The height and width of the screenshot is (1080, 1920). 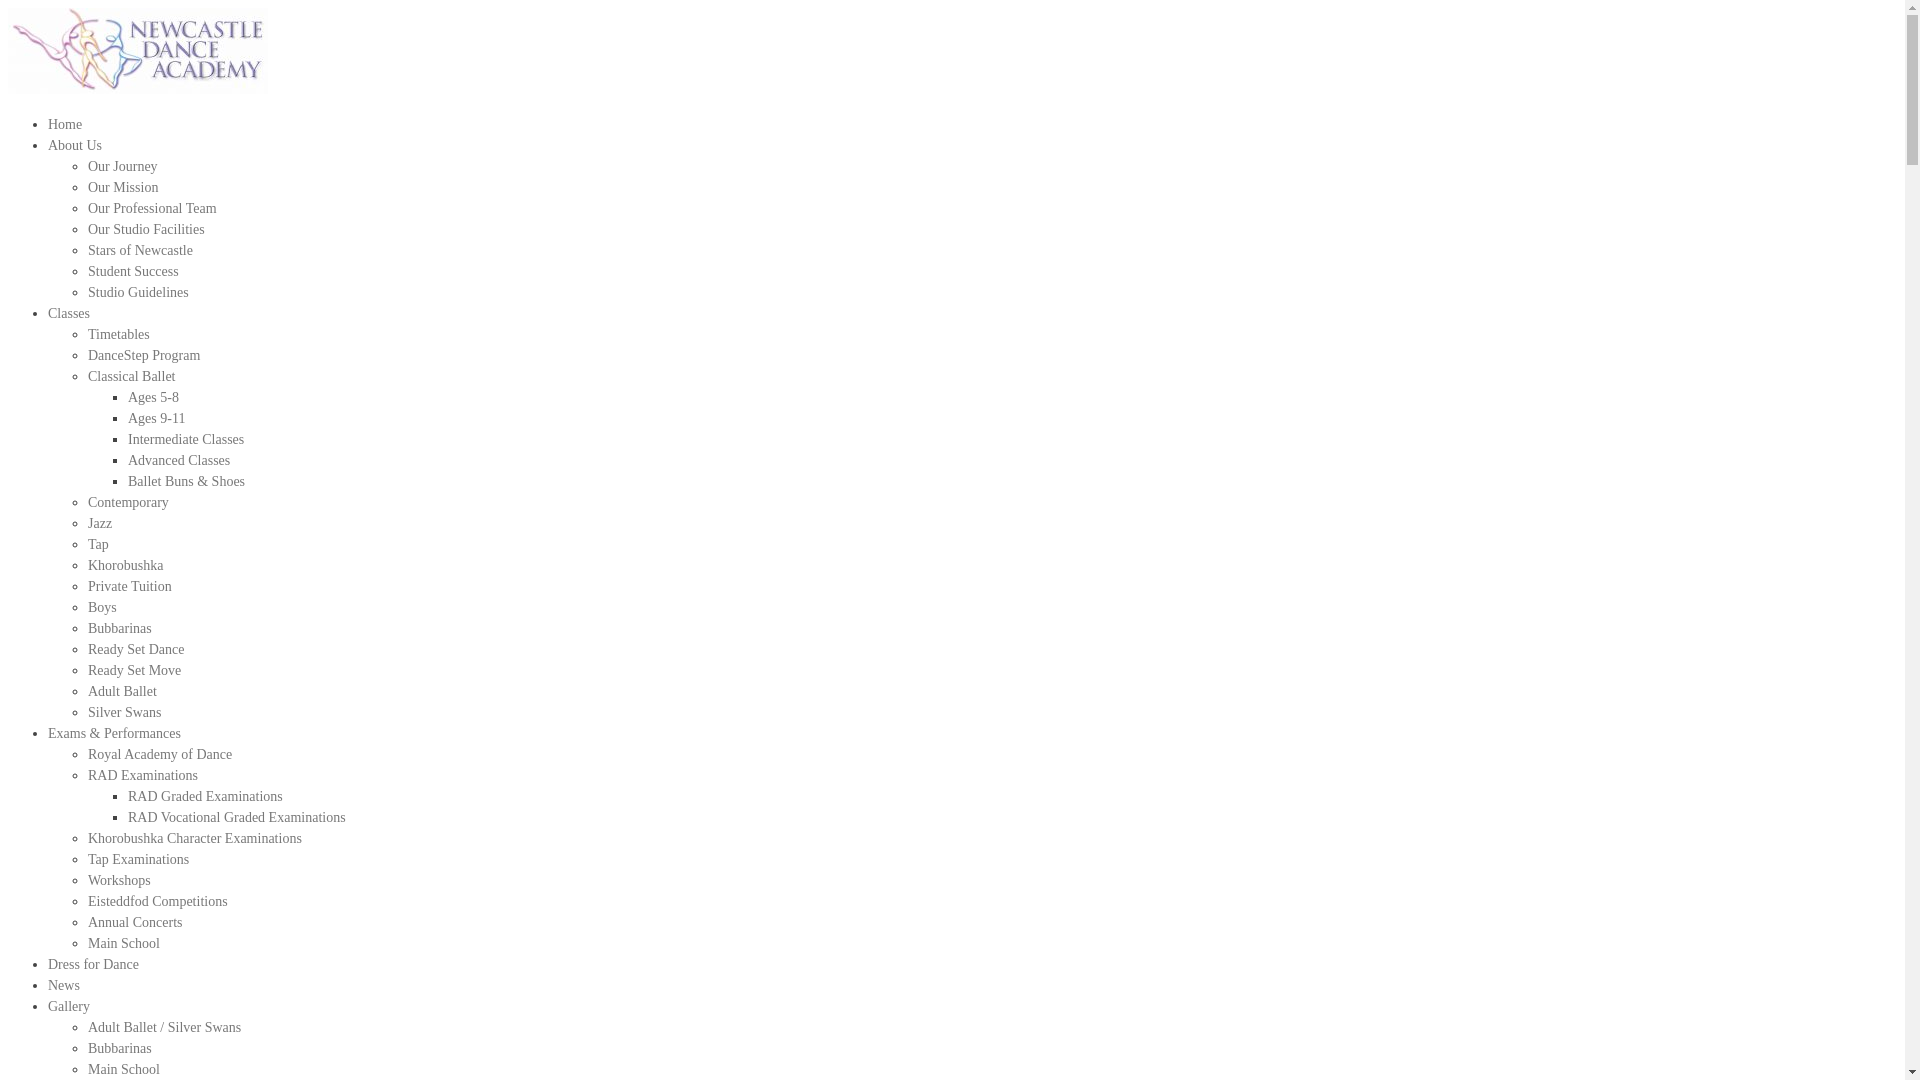 What do you see at coordinates (151, 208) in the screenshot?
I see `'Our Professional Team'` at bounding box center [151, 208].